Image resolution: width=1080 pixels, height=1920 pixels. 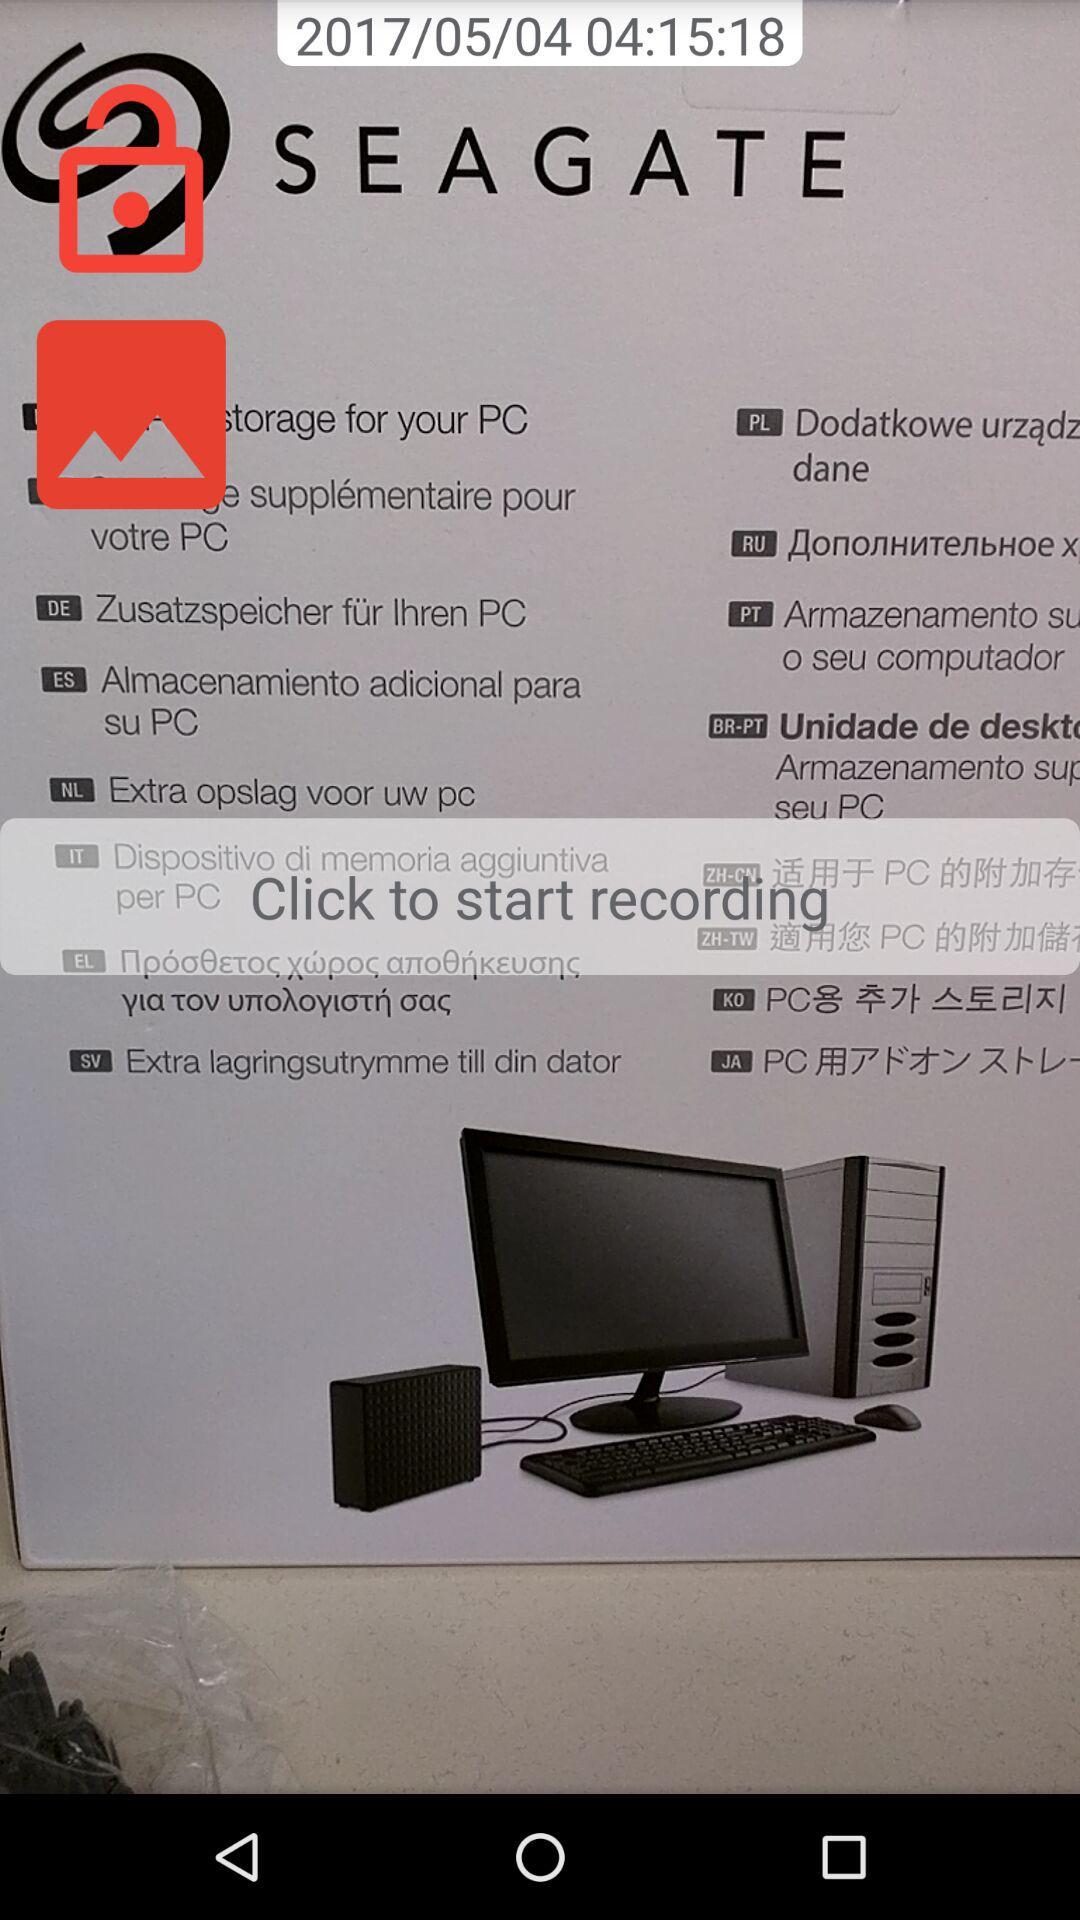 I want to click on the wallpaper icon, so click(x=131, y=442).